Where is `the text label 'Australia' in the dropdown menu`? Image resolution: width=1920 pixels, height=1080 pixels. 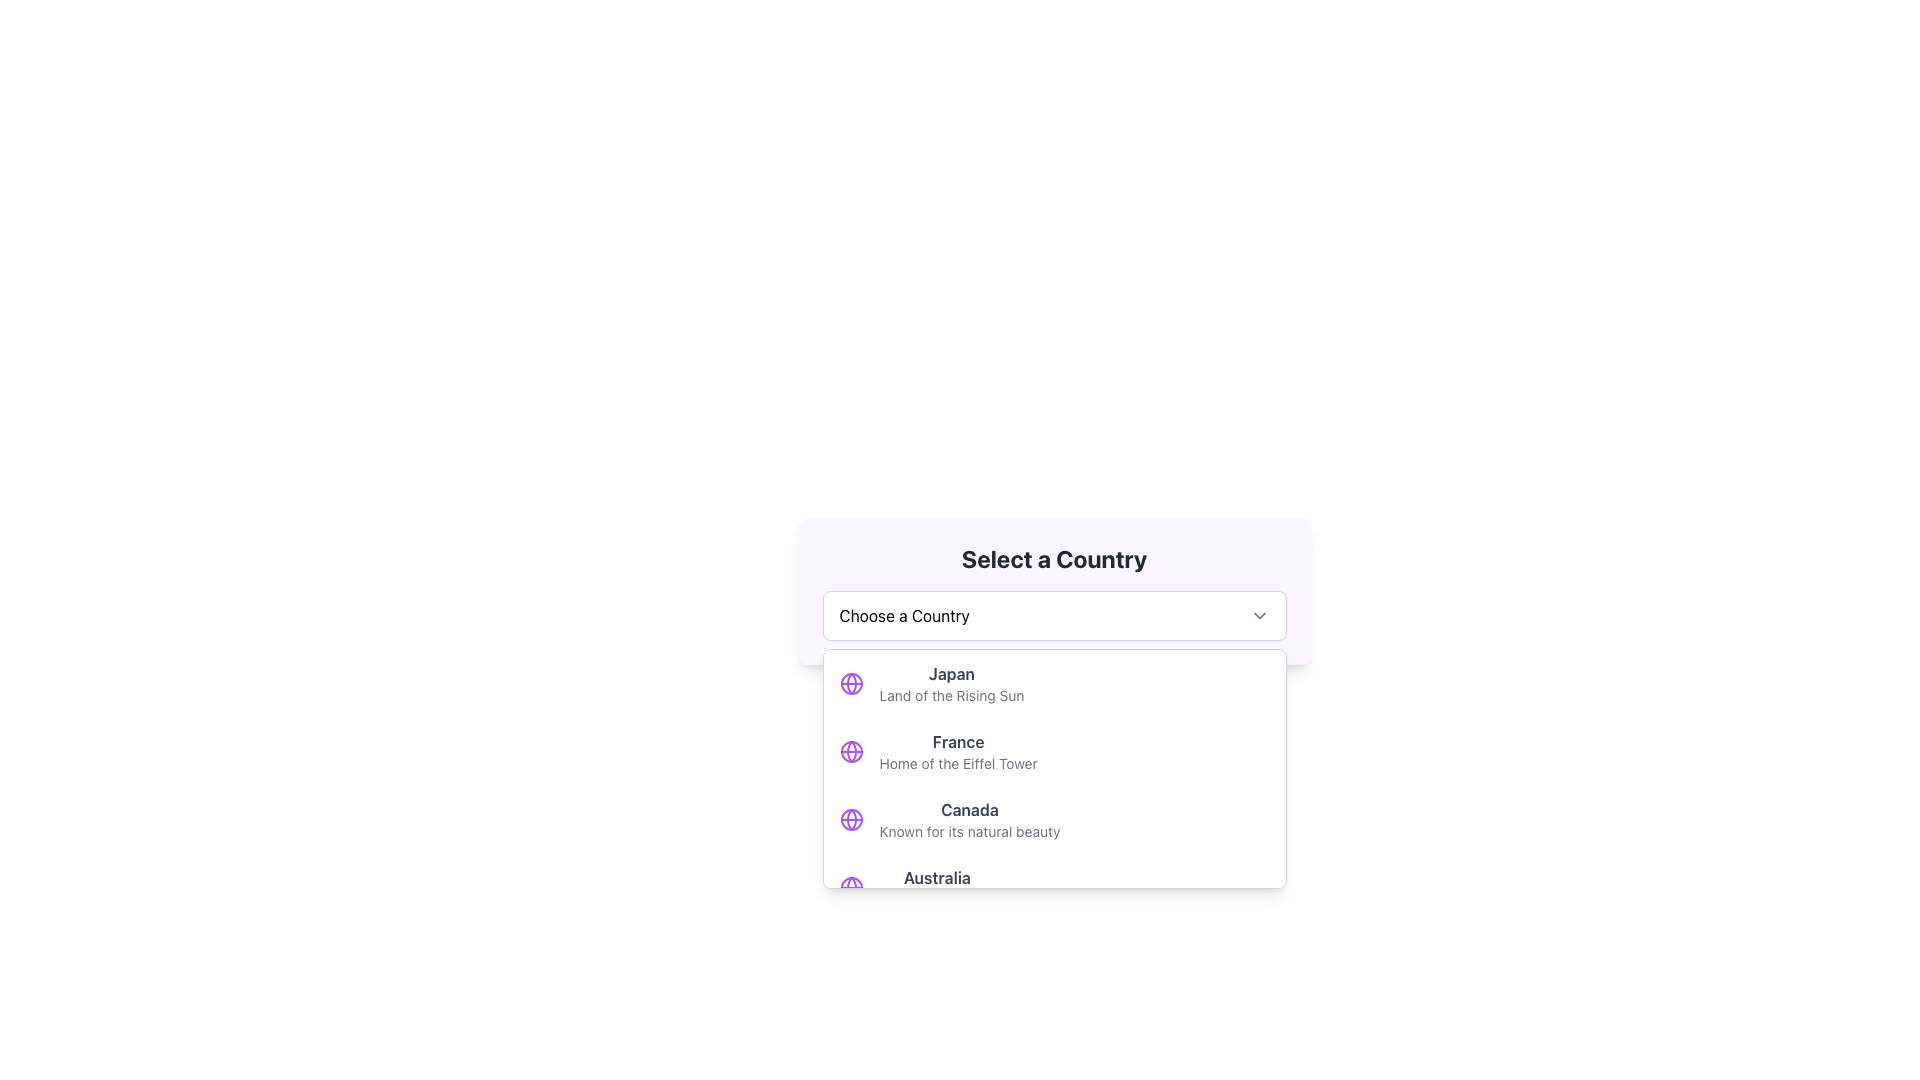
the text label 'Australia' in the dropdown menu is located at coordinates (935, 877).